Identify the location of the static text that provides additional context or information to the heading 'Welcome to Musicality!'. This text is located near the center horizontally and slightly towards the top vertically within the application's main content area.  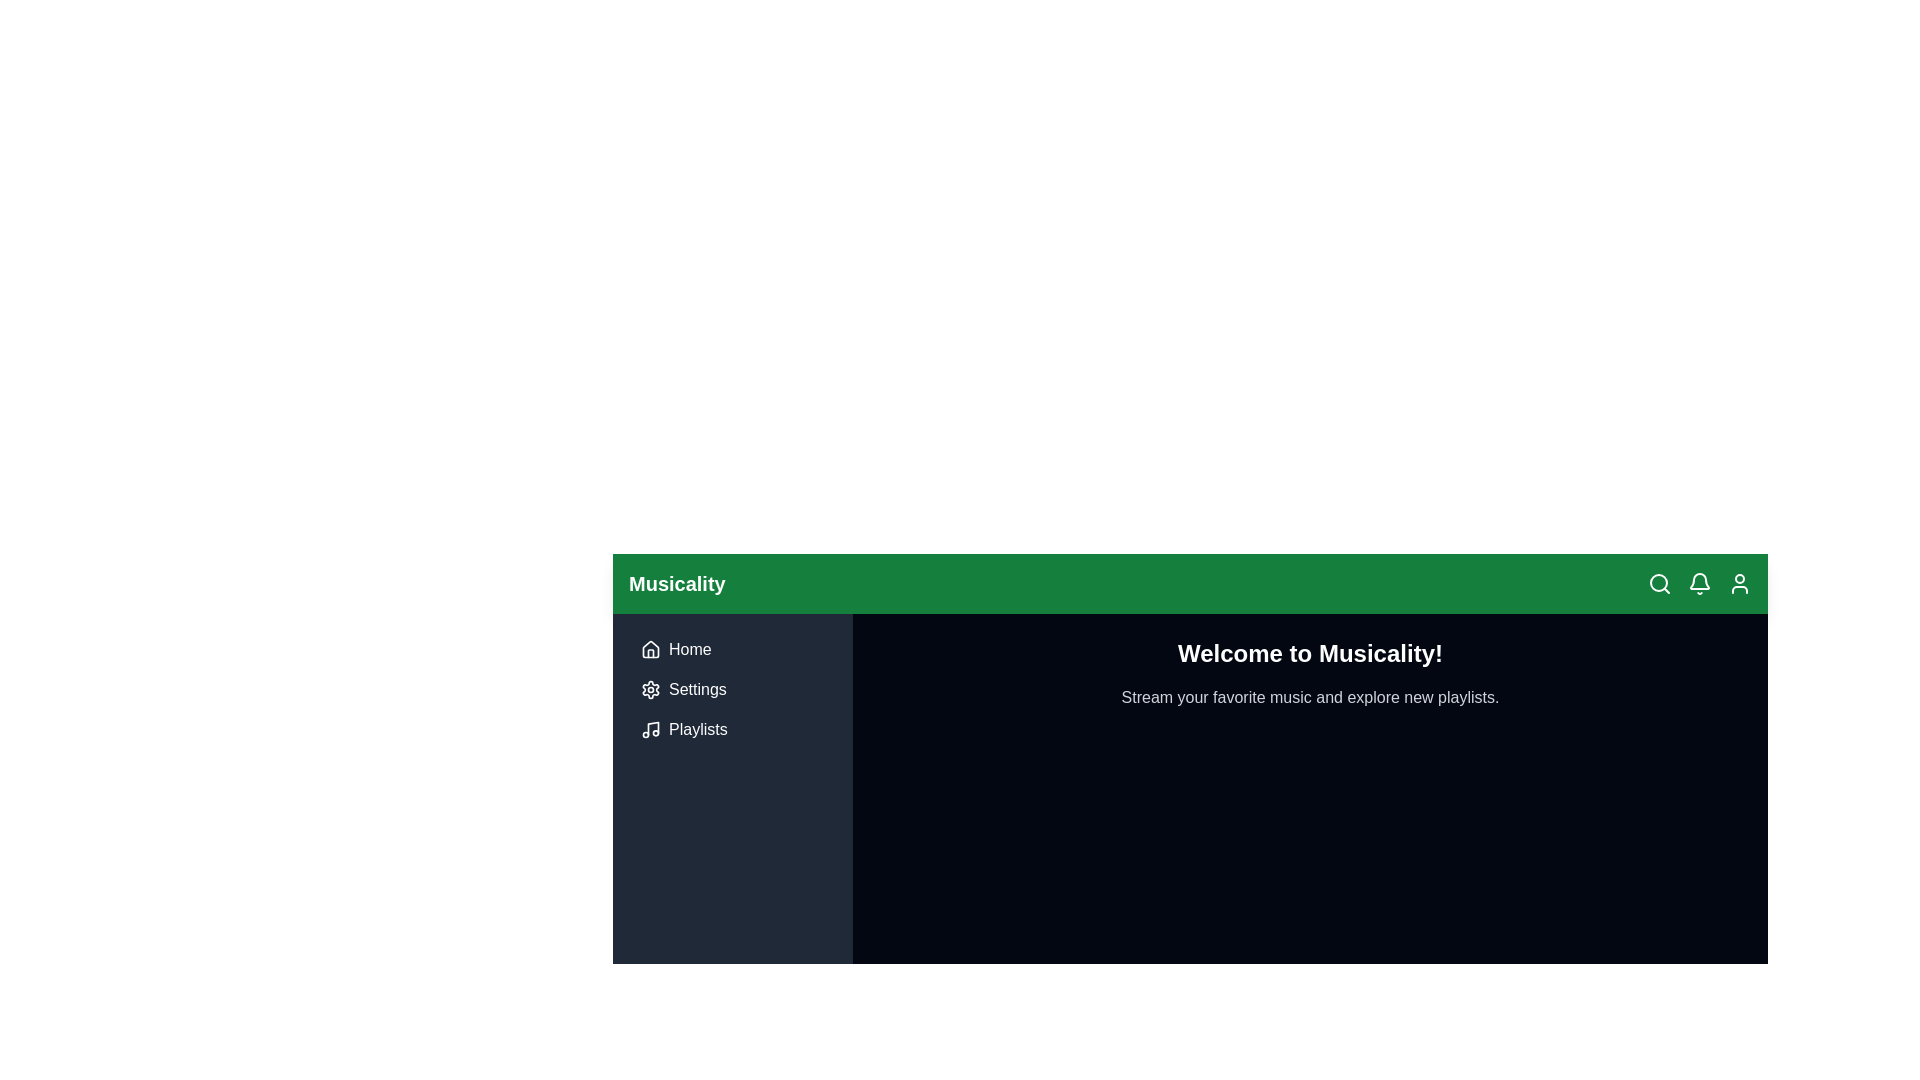
(1310, 697).